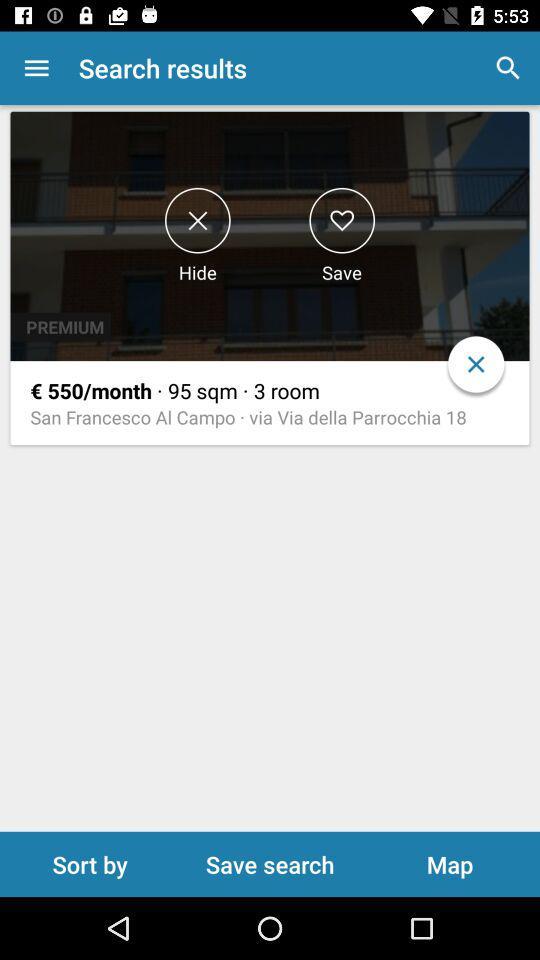  What do you see at coordinates (270, 863) in the screenshot?
I see `icon to the right of the sort by item` at bounding box center [270, 863].